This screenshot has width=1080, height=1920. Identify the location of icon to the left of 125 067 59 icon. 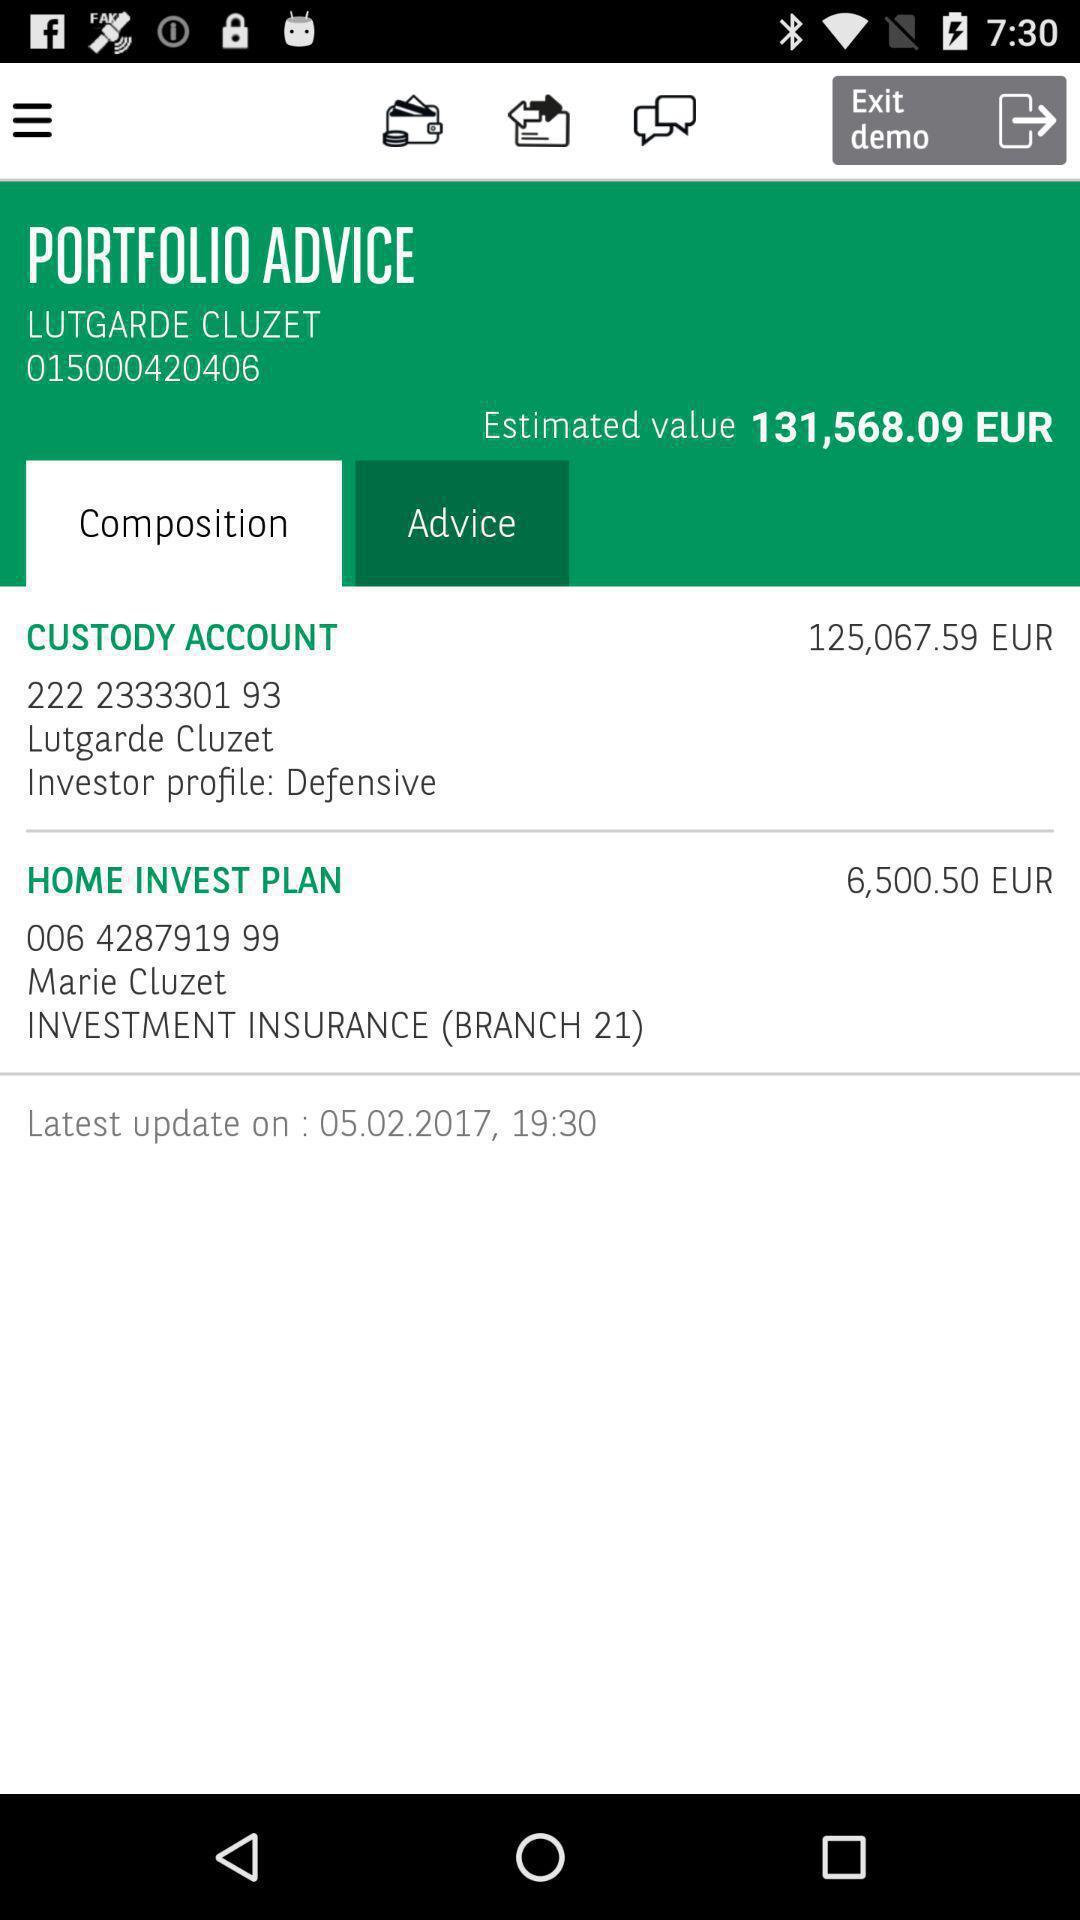
(403, 636).